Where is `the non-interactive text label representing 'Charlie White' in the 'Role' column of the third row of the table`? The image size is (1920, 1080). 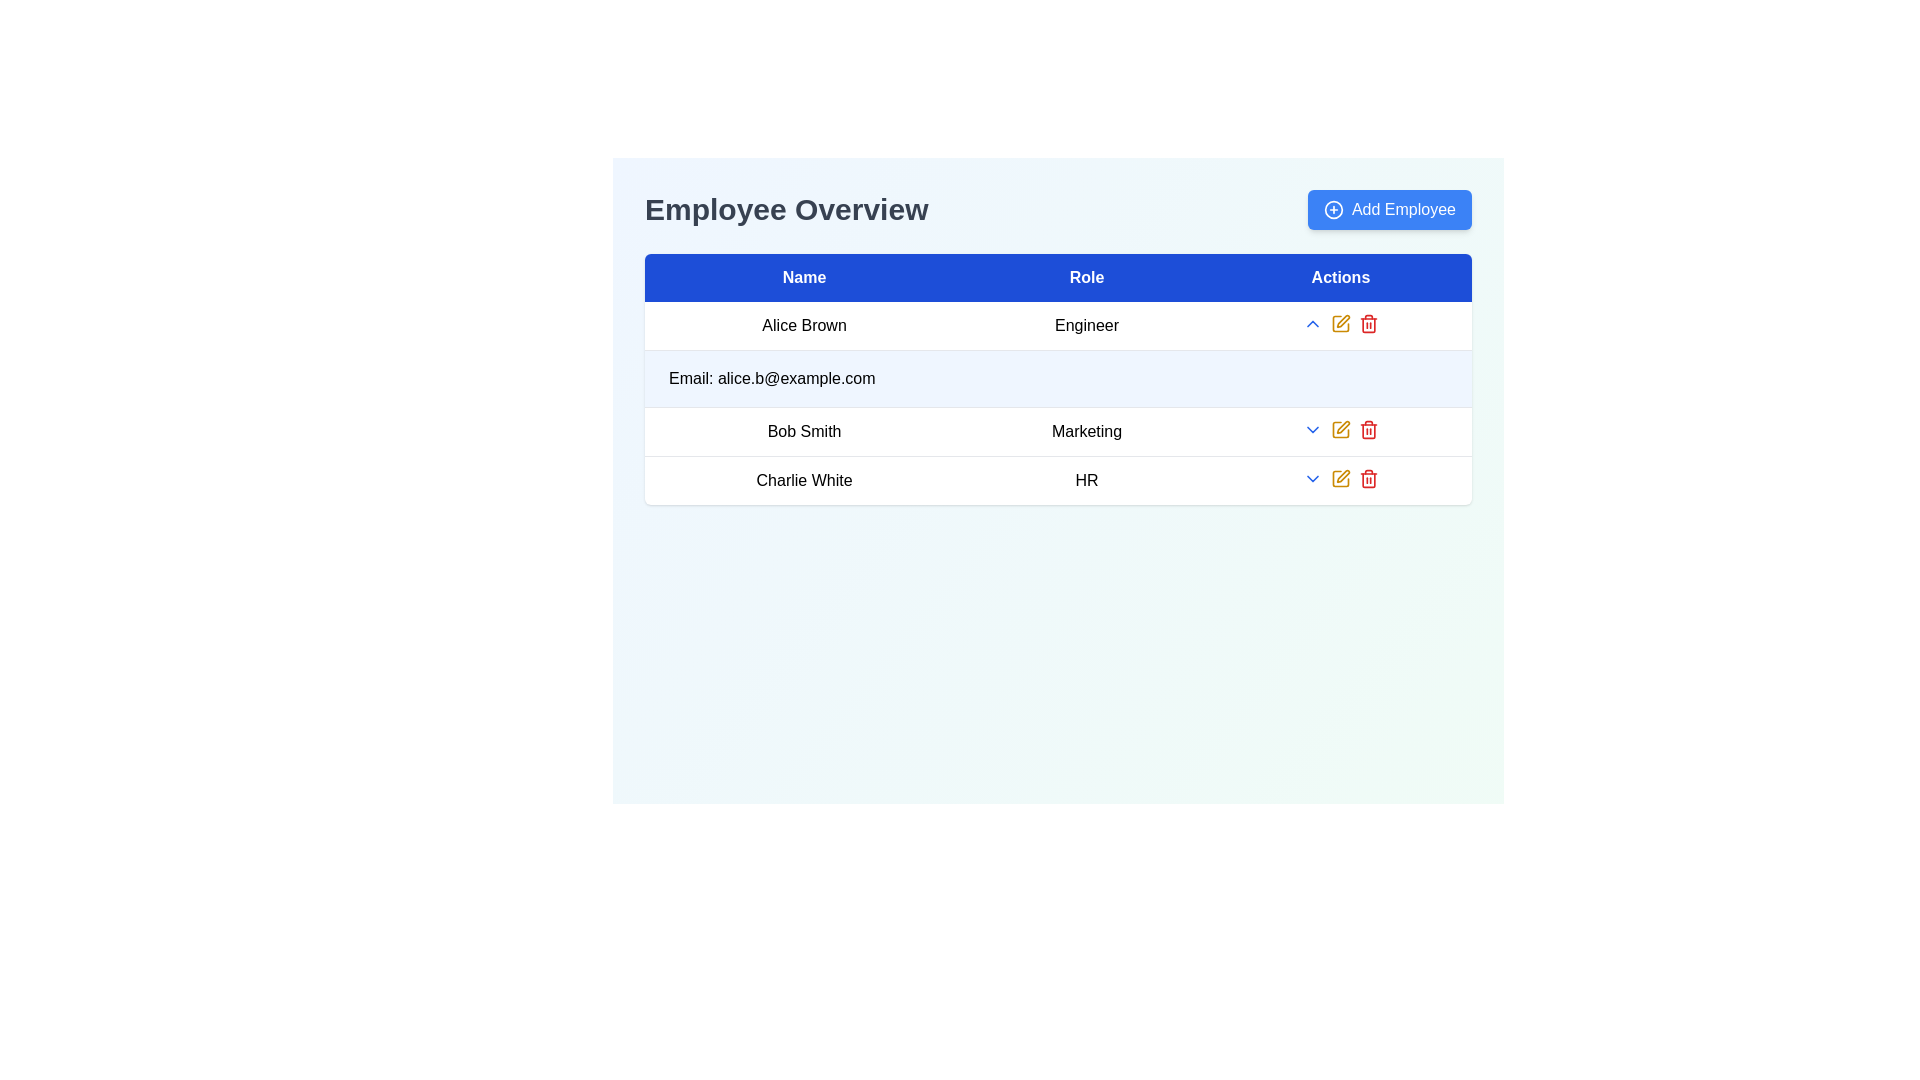 the non-interactive text label representing 'Charlie White' in the 'Role' column of the third row of the table is located at coordinates (1086, 480).